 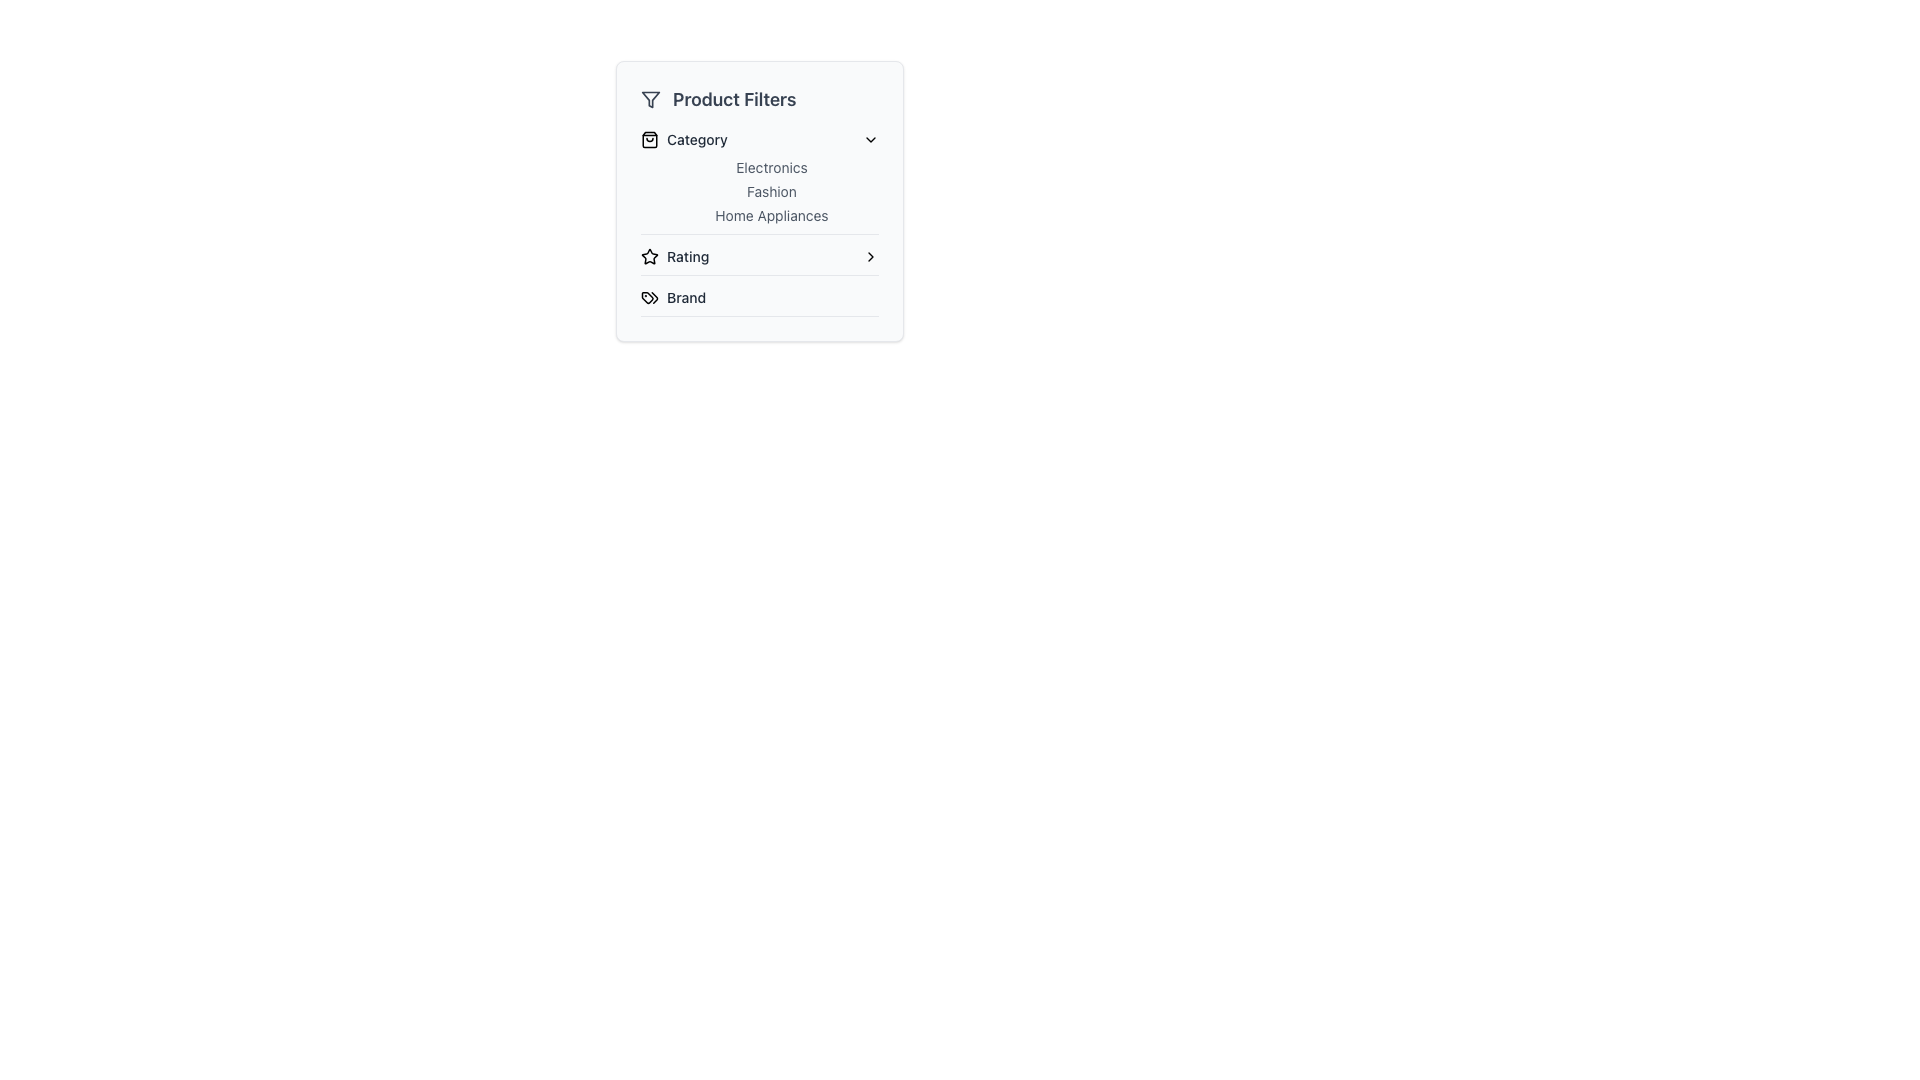 What do you see at coordinates (758, 182) in the screenshot?
I see `the Dropdown element located in the top portion of the 'Product Filters' section` at bounding box center [758, 182].